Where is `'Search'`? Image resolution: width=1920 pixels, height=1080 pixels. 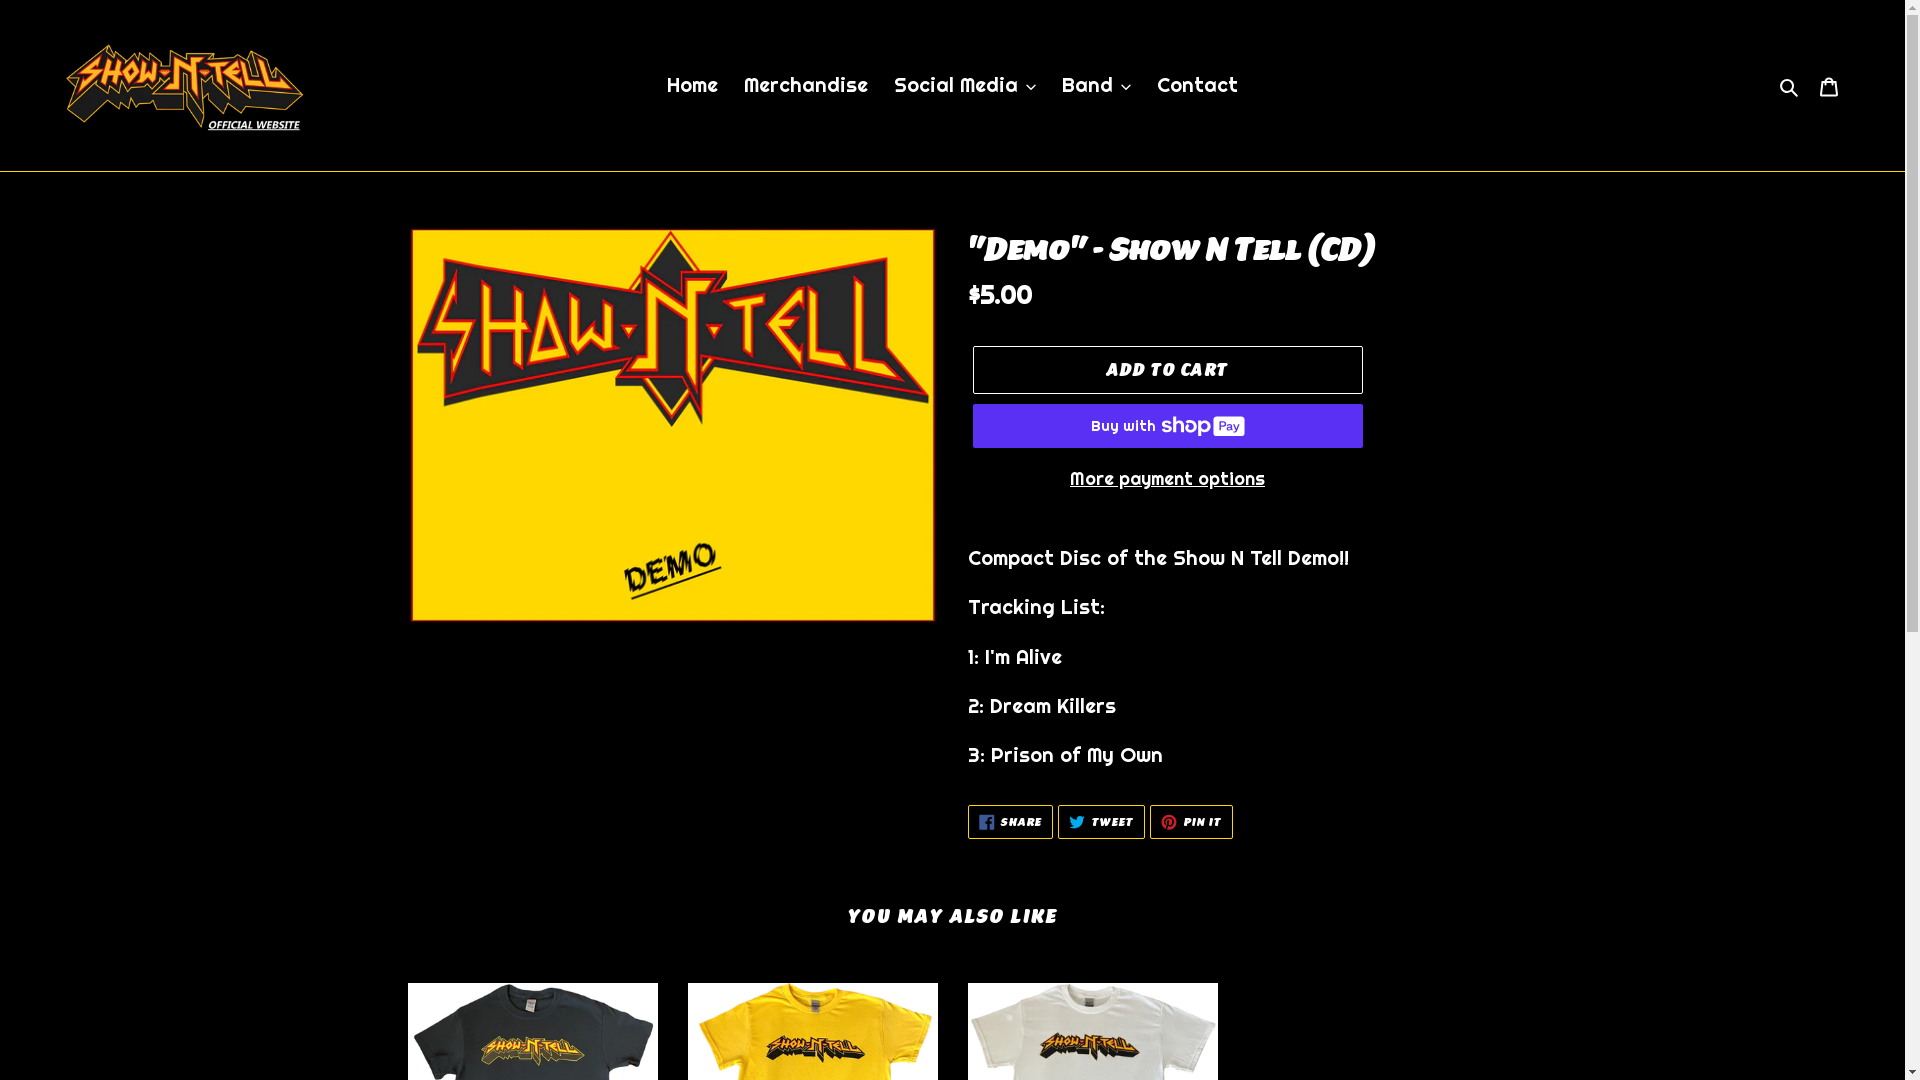 'Search' is located at coordinates (1772, 83).